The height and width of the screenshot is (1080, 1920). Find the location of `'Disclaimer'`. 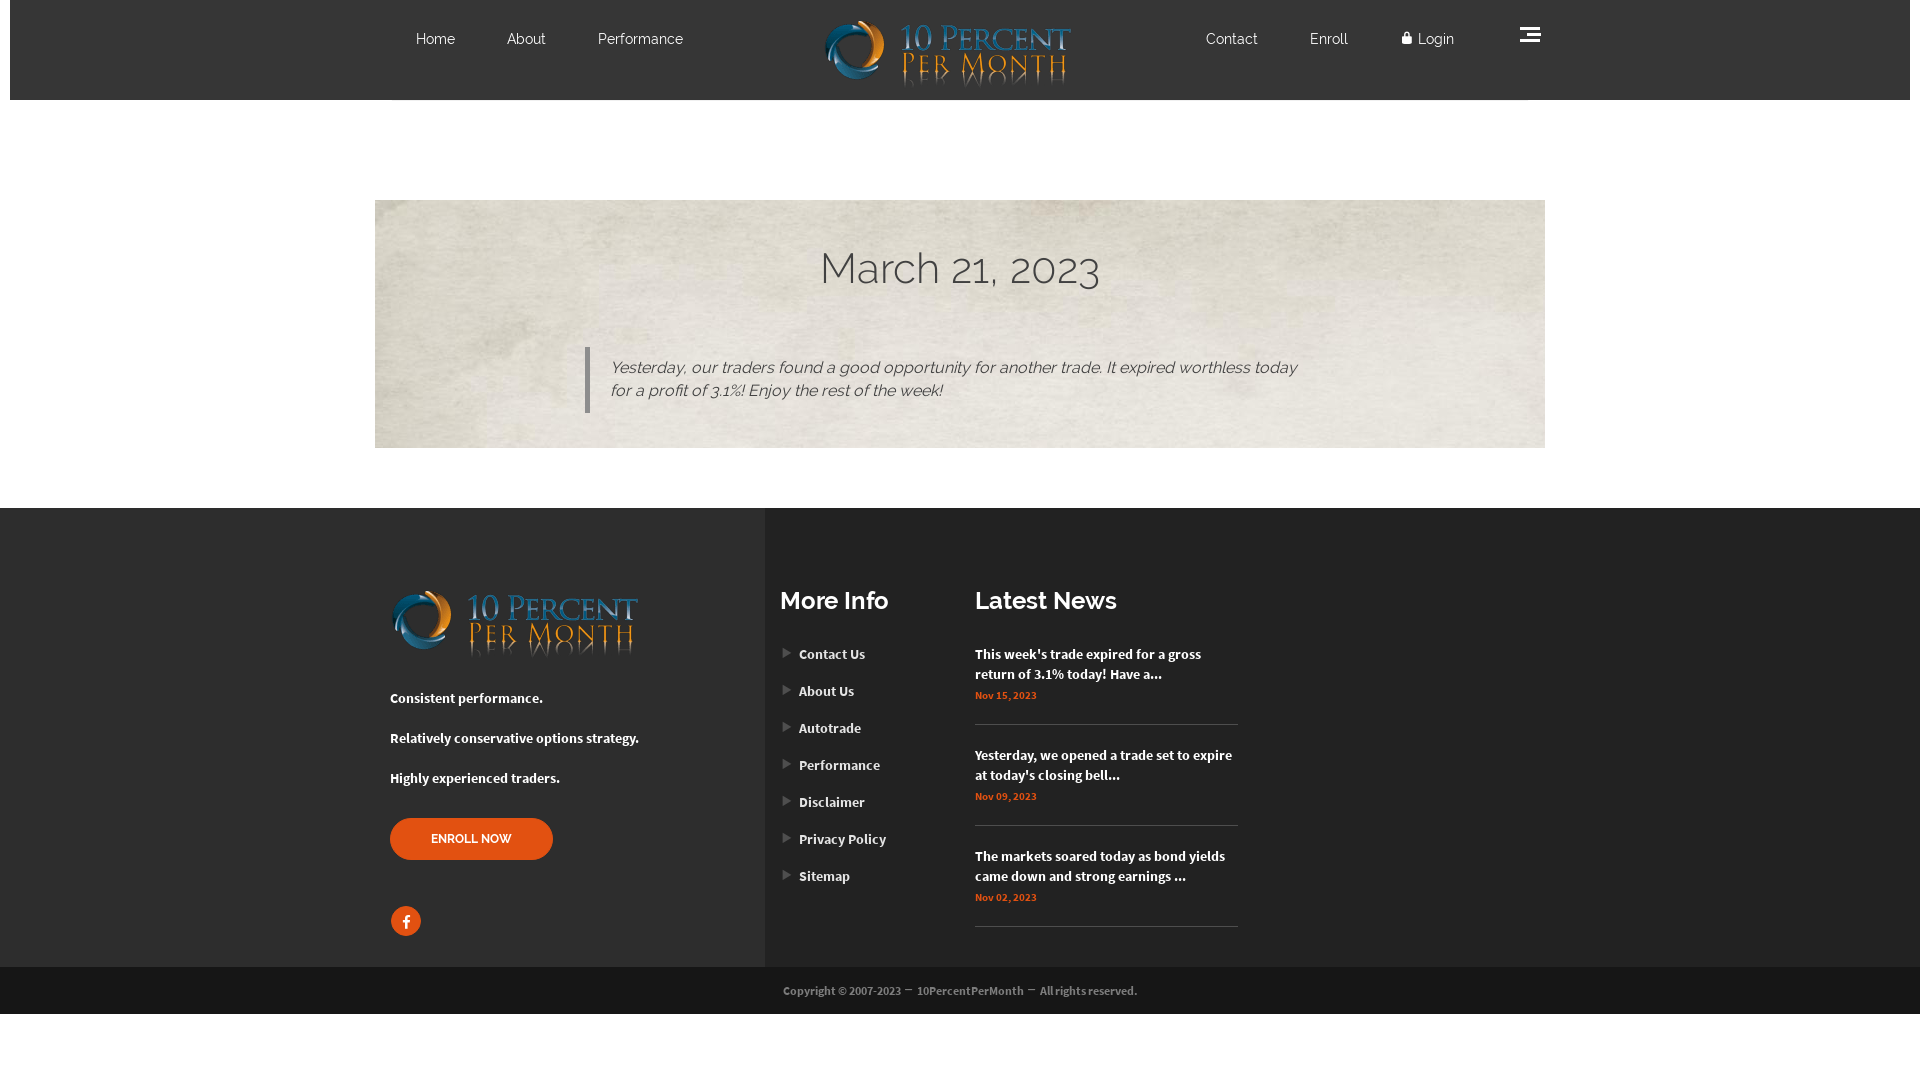

'Disclaimer' is located at coordinates (822, 801).